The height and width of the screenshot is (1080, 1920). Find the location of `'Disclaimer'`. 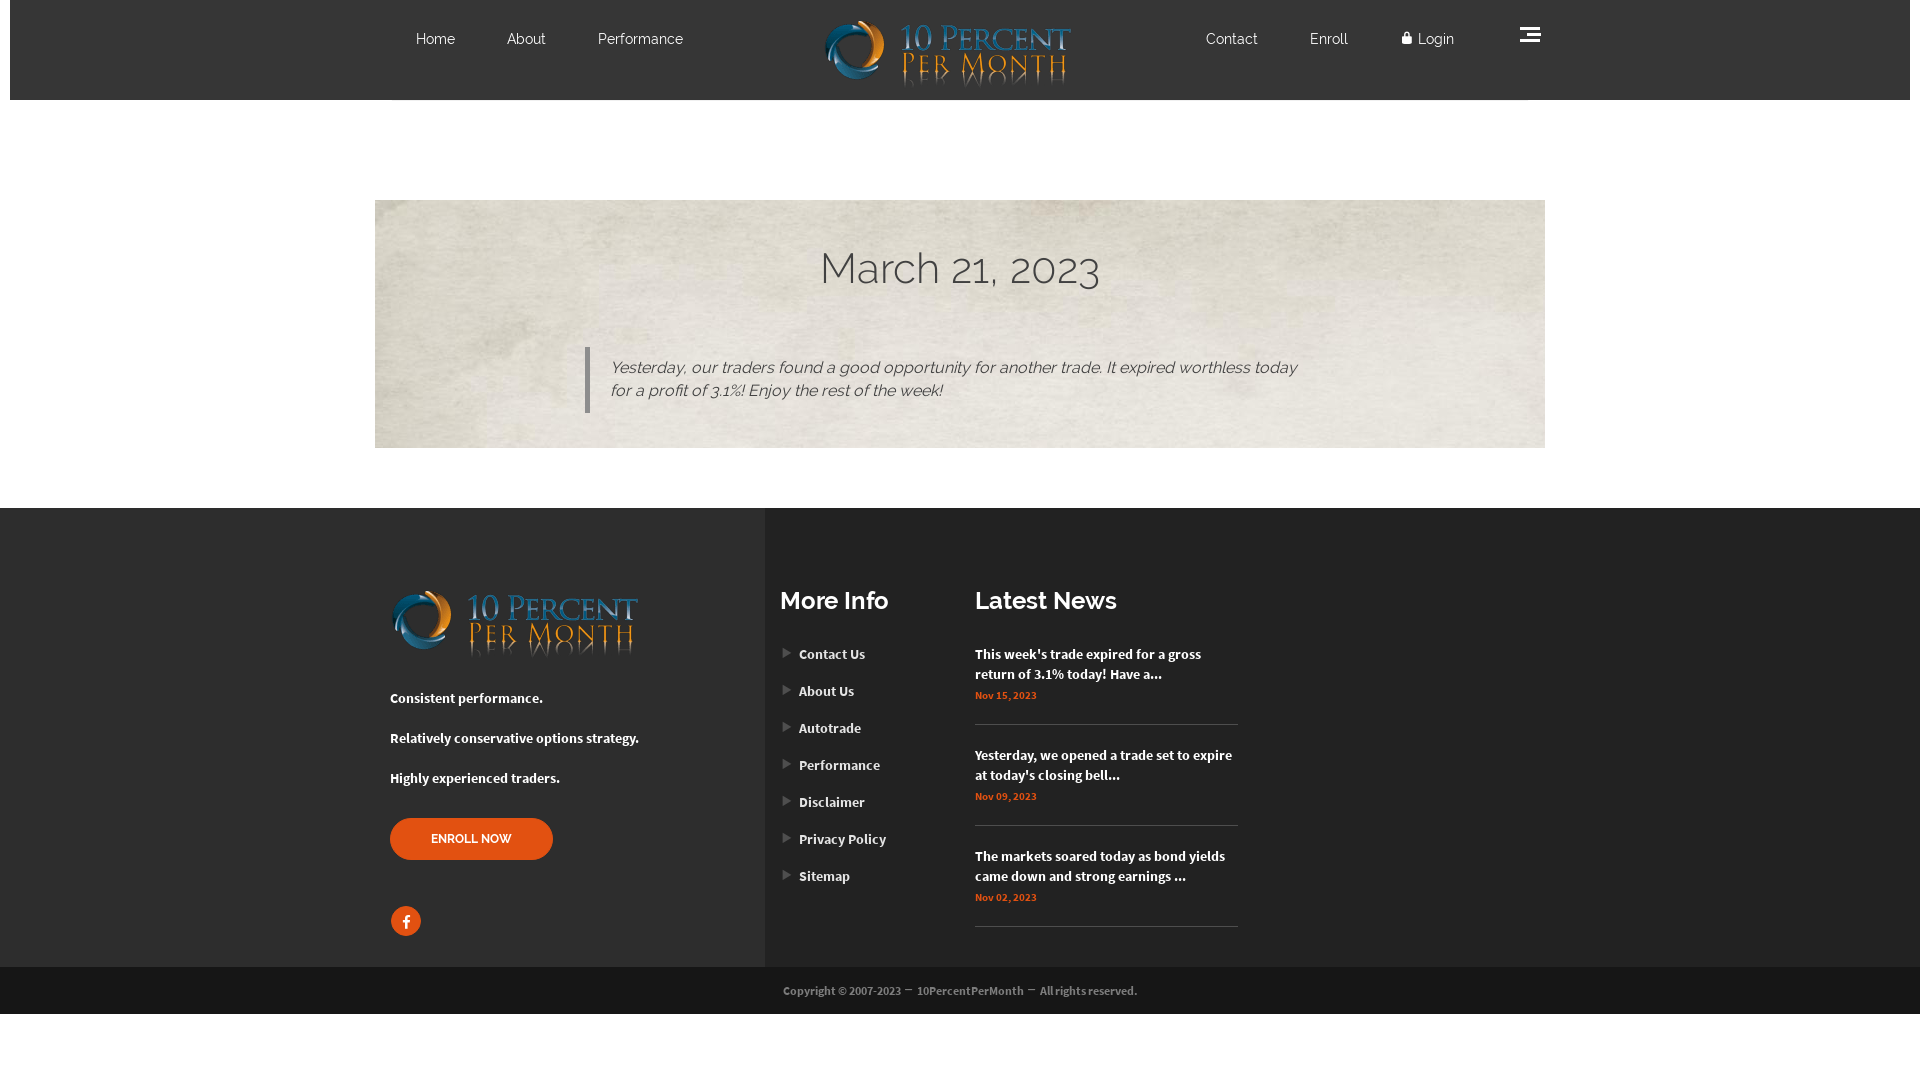

'Disclaimer' is located at coordinates (822, 801).